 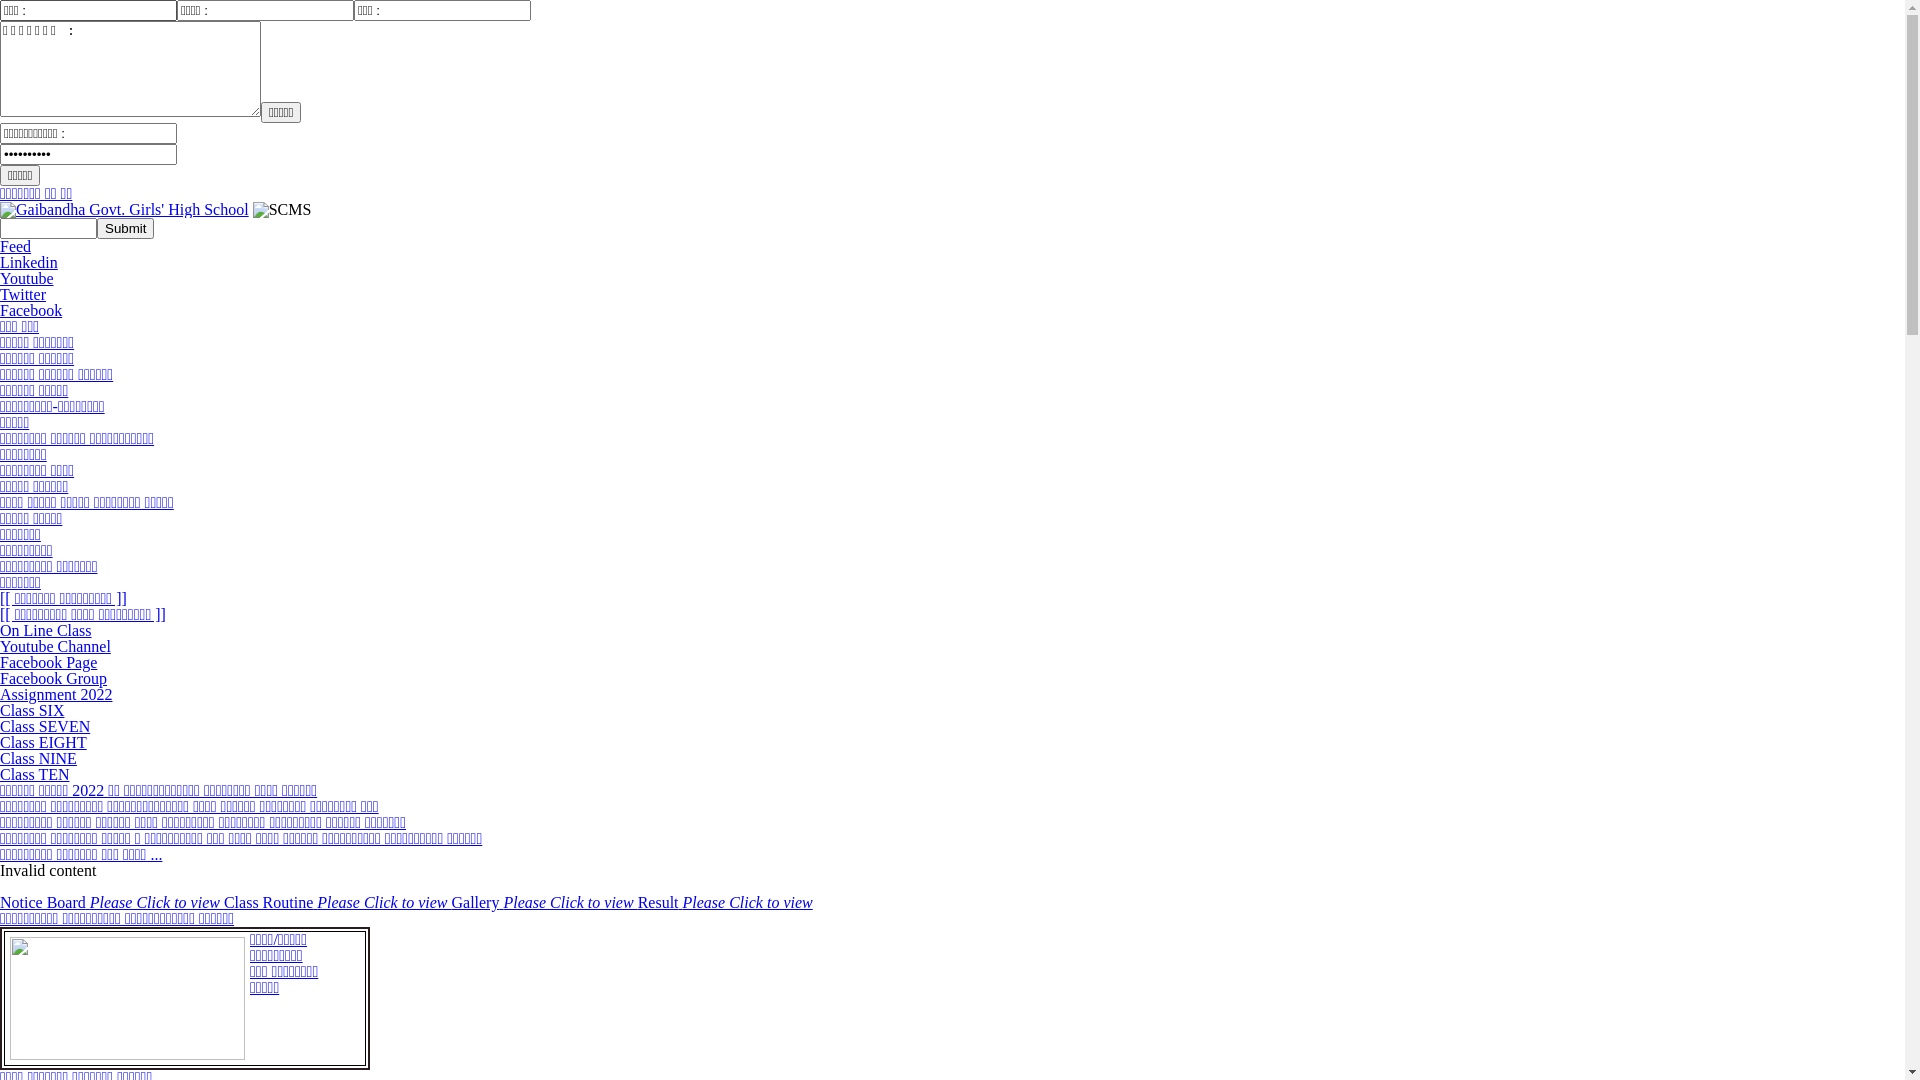 What do you see at coordinates (55, 646) in the screenshot?
I see `'Youtube Channel'` at bounding box center [55, 646].